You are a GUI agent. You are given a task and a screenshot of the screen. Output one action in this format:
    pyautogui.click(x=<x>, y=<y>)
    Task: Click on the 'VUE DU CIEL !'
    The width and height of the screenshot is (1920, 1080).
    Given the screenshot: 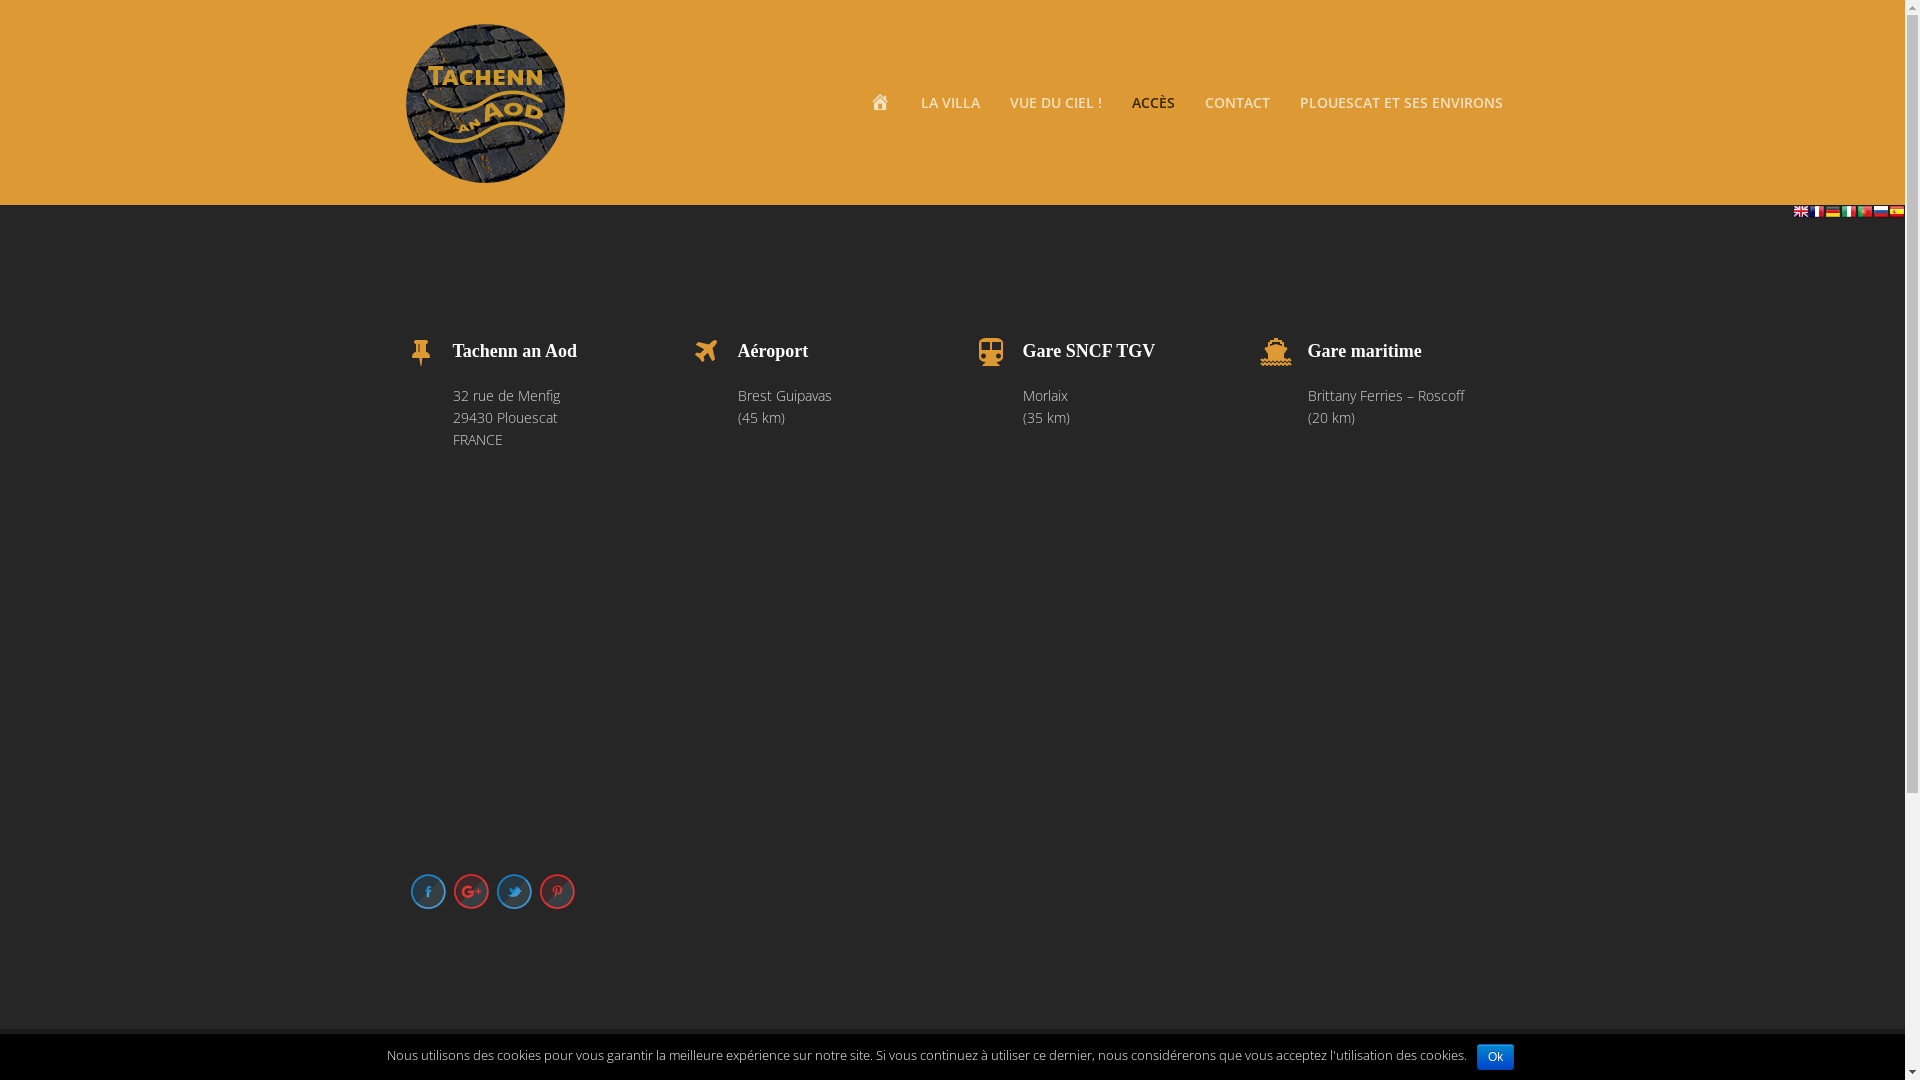 What is the action you would take?
    pyautogui.click(x=1055, y=102)
    